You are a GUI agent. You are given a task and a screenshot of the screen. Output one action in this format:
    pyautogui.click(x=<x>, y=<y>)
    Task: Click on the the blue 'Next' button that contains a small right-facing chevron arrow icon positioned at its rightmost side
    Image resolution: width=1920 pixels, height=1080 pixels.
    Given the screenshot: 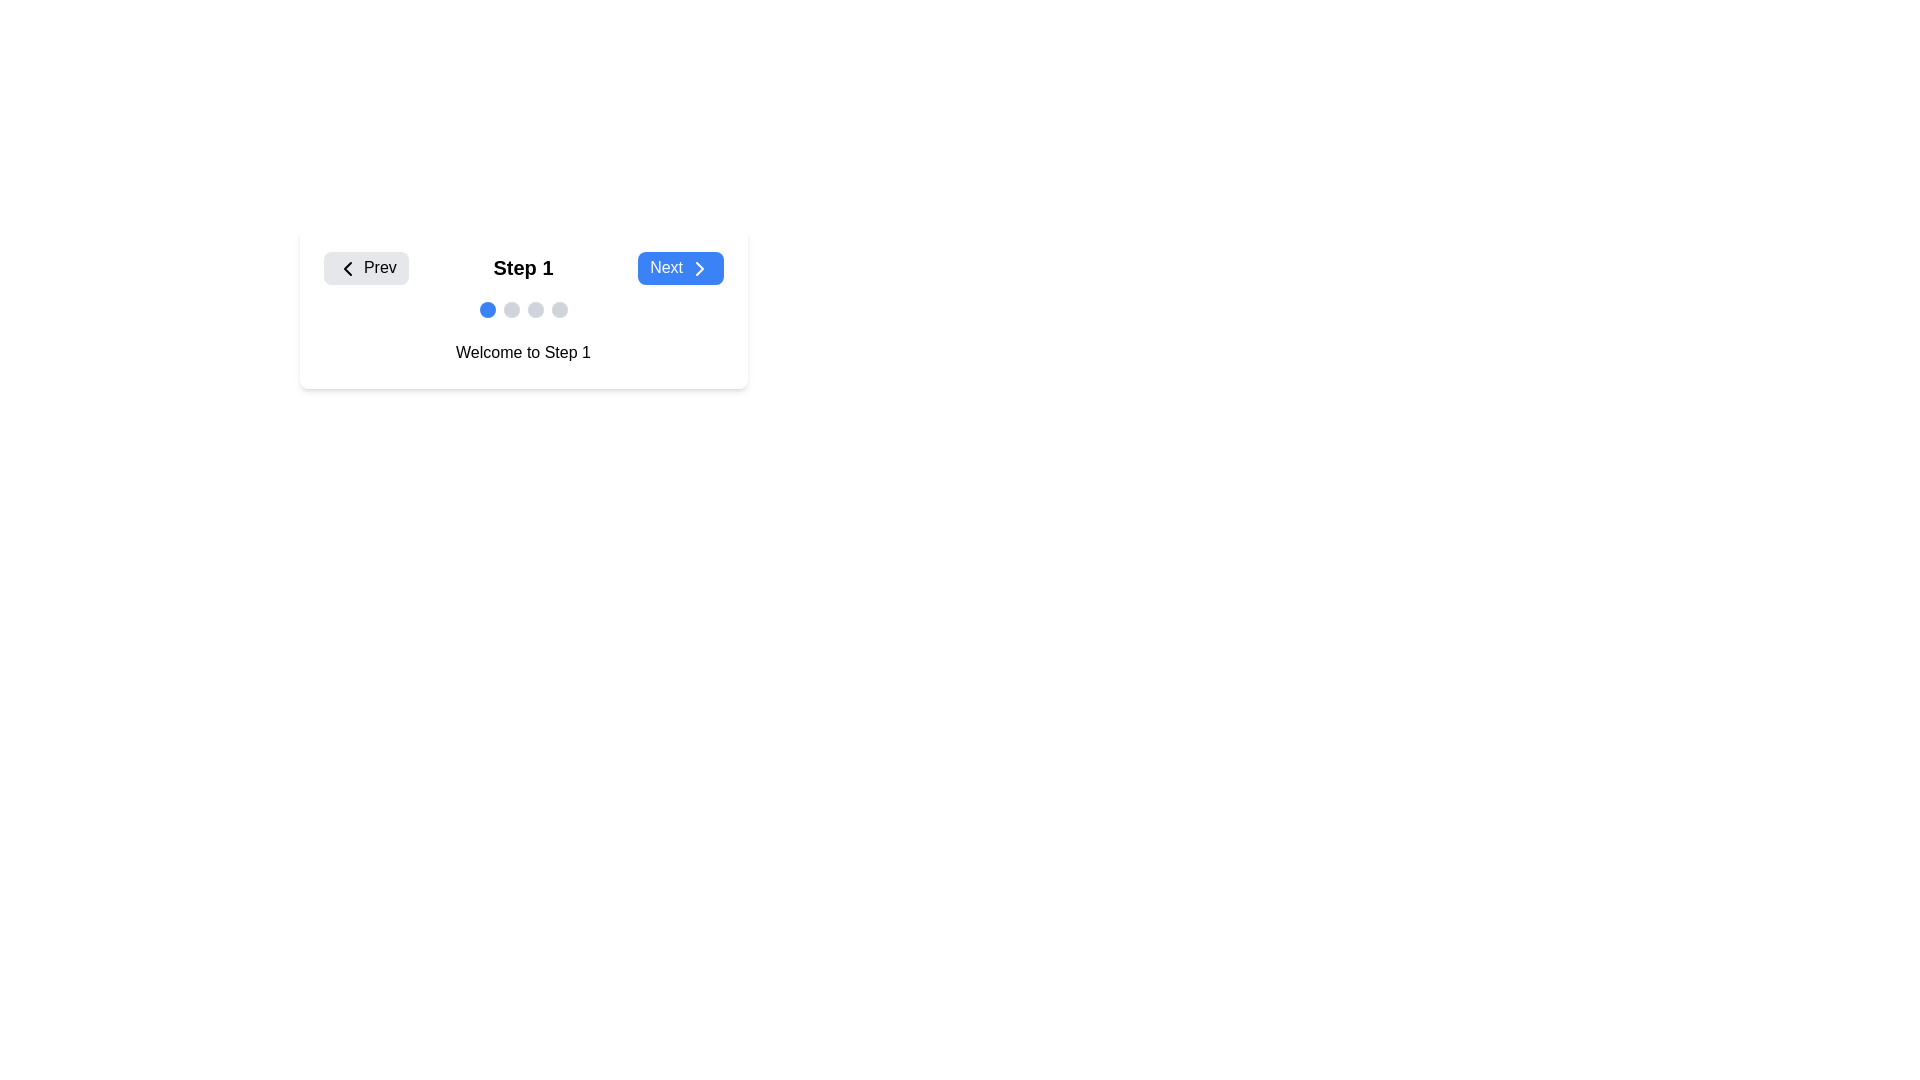 What is the action you would take?
    pyautogui.click(x=699, y=267)
    